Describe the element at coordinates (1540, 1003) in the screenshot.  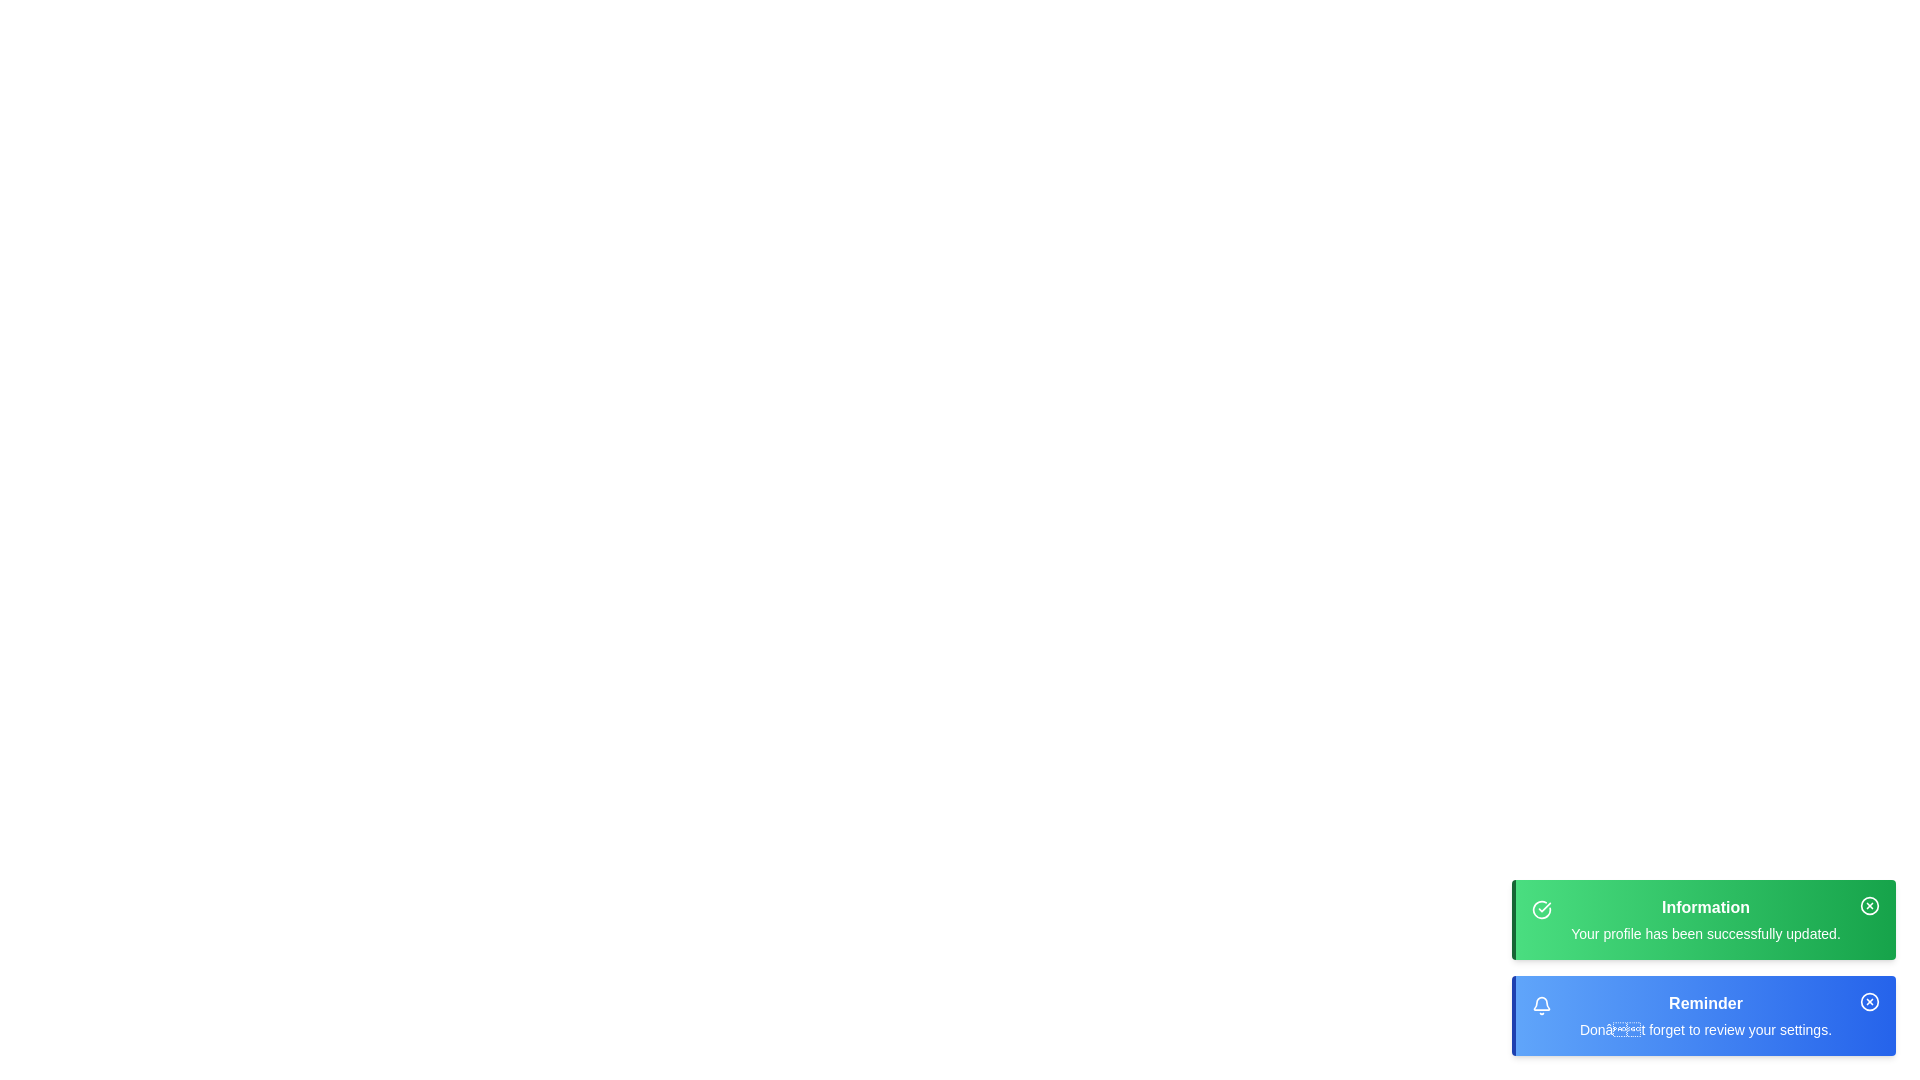
I see `the bell icon, which is a vector graphic styled with a circular dome top and a wider curved base, located in the top-right area of the interface` at that location.